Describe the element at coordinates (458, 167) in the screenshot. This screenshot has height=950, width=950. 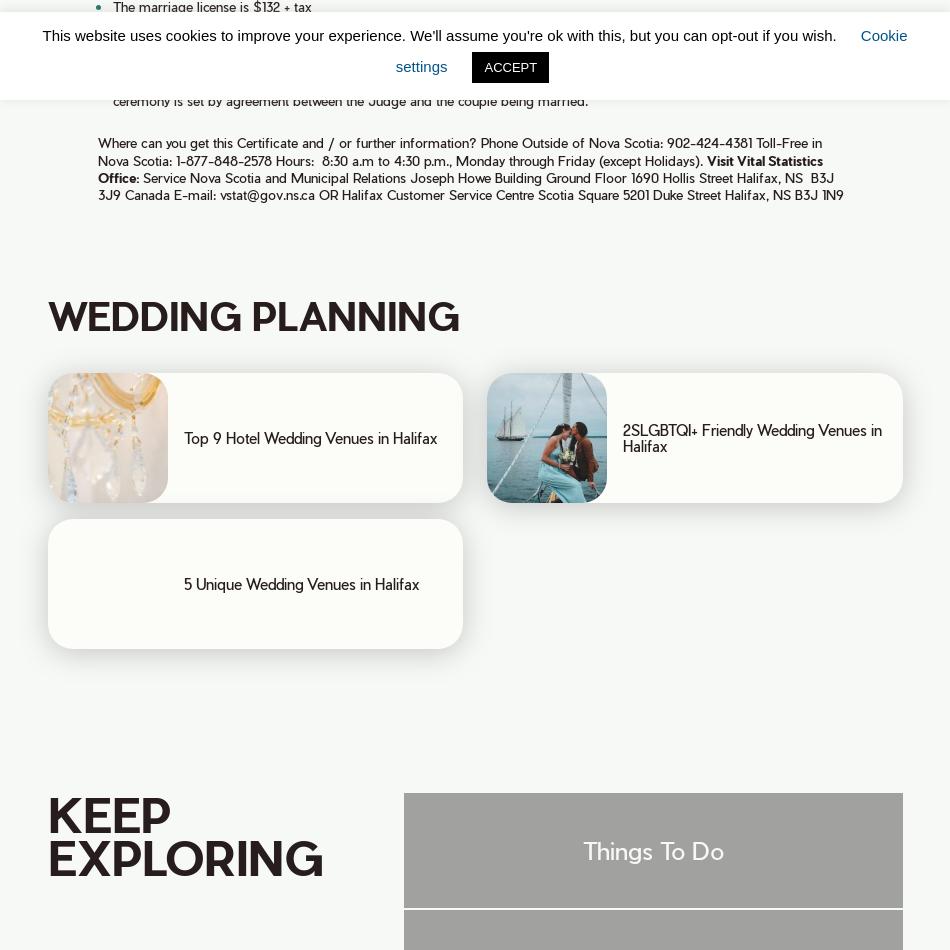
I see `'Visit Vital Statistics Office:'` at that location.